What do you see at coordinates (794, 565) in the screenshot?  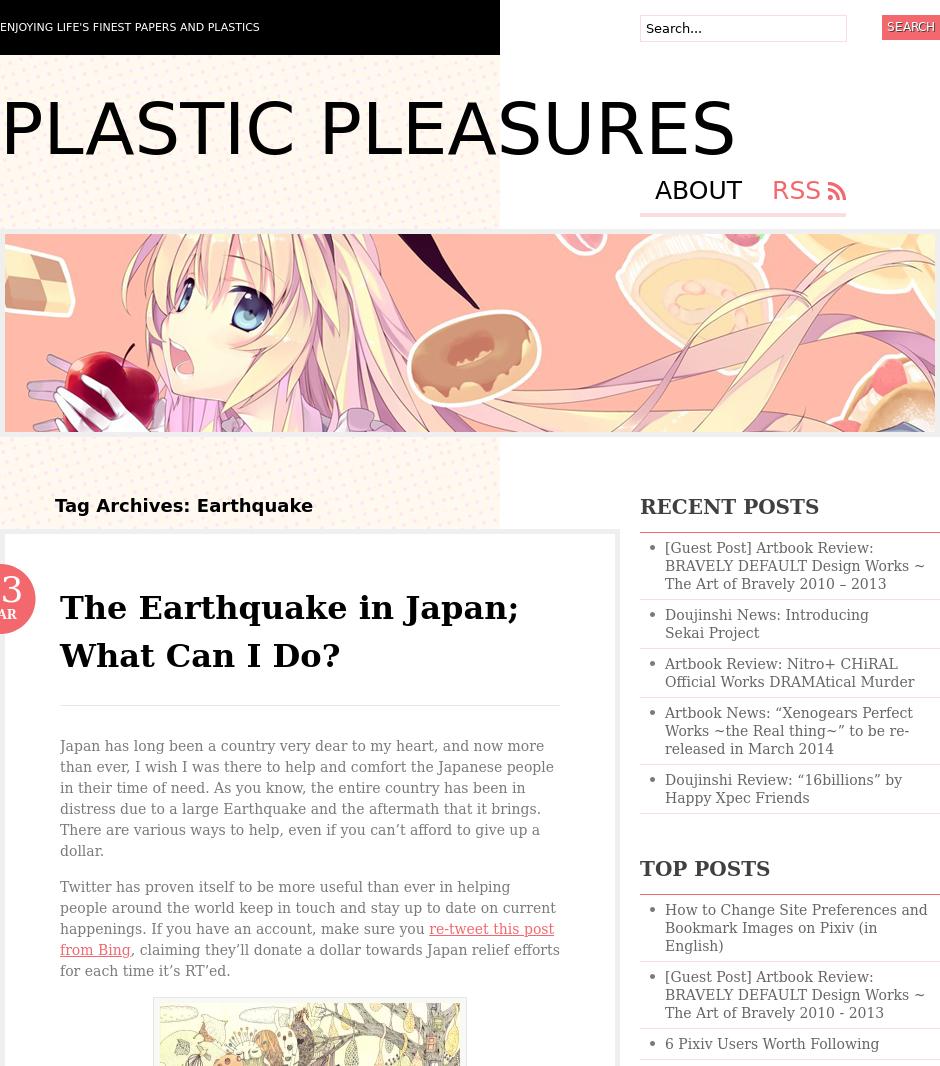 I see `'[Guest Post] Artbook Review: BRAVELY DEFAULT Design Works ~ The Art of Bravely 2010 – 2013'` at bounding box center [794, 565].